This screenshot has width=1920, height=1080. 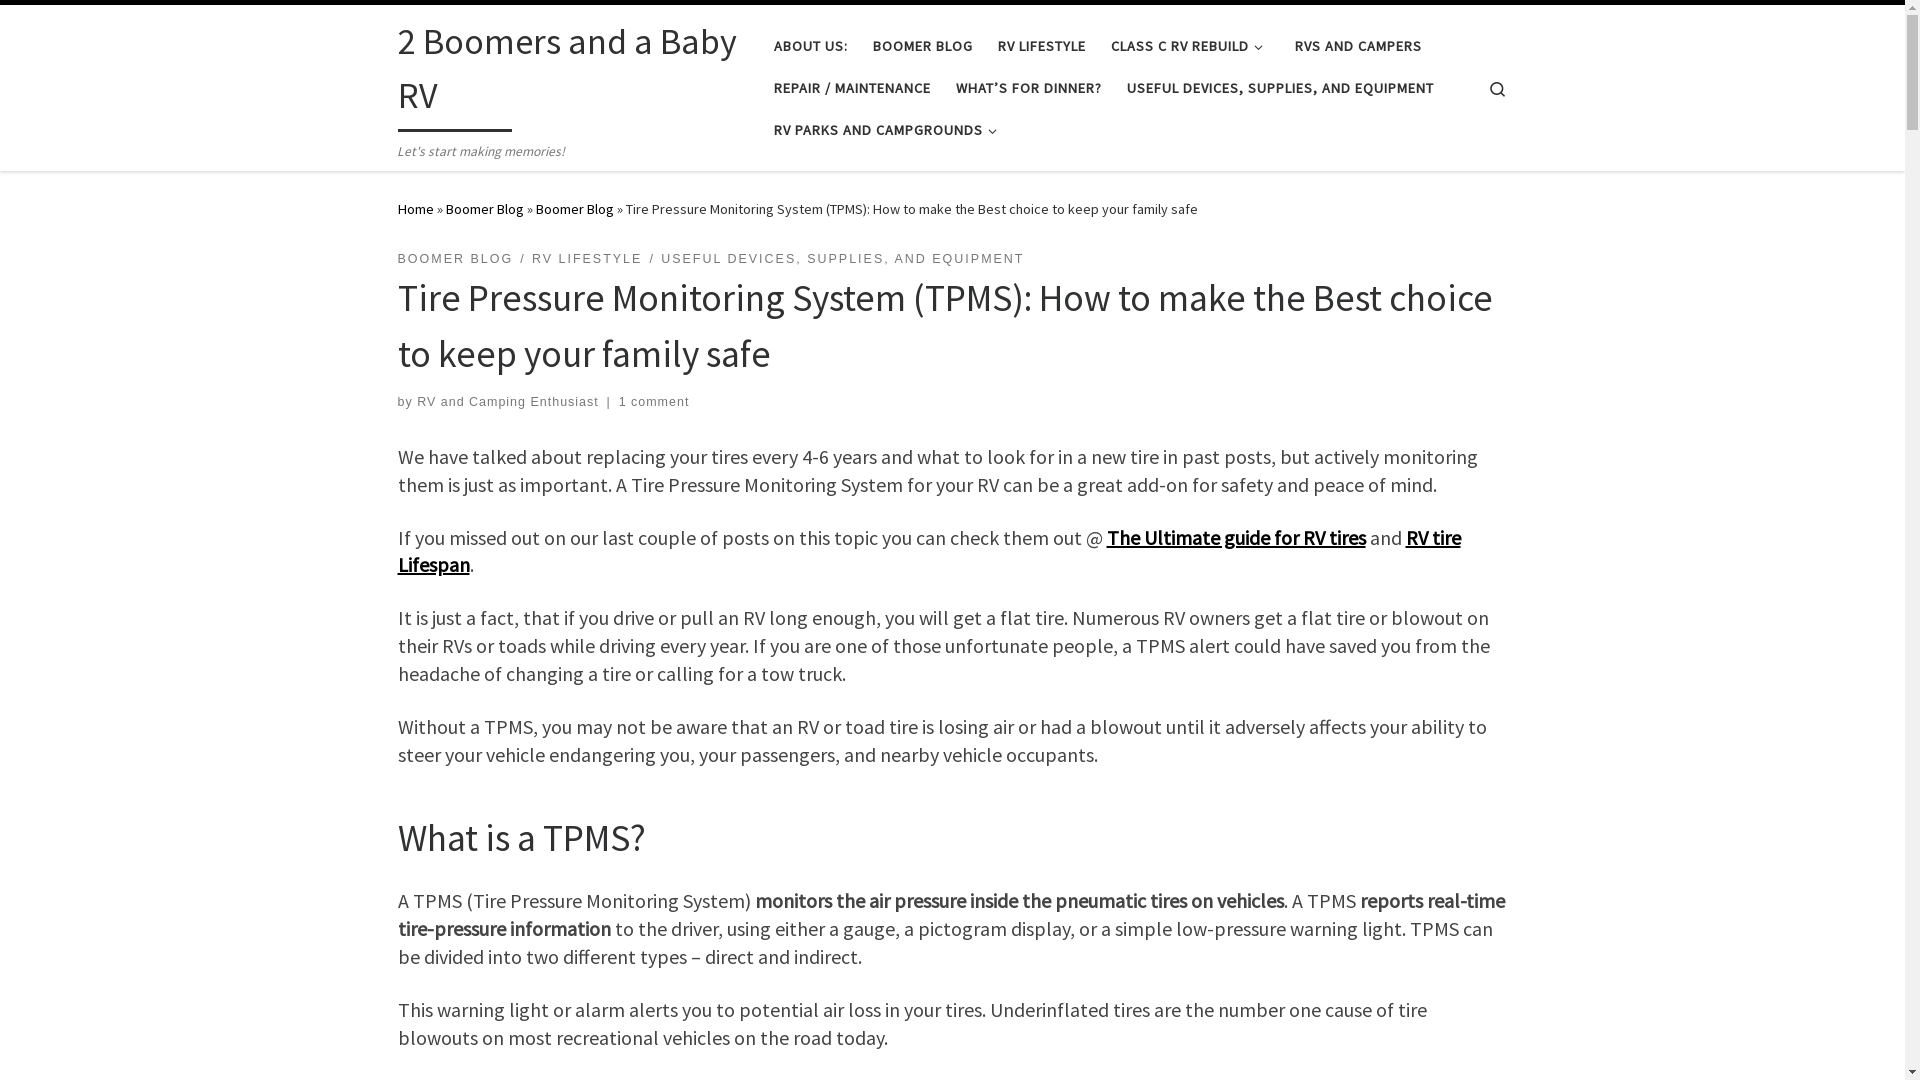 What do you see at coordinates (1234, 535) in the screenshot?
I see `'The Ultimate guide for RV tires'` at bounding box center [1234, 535].